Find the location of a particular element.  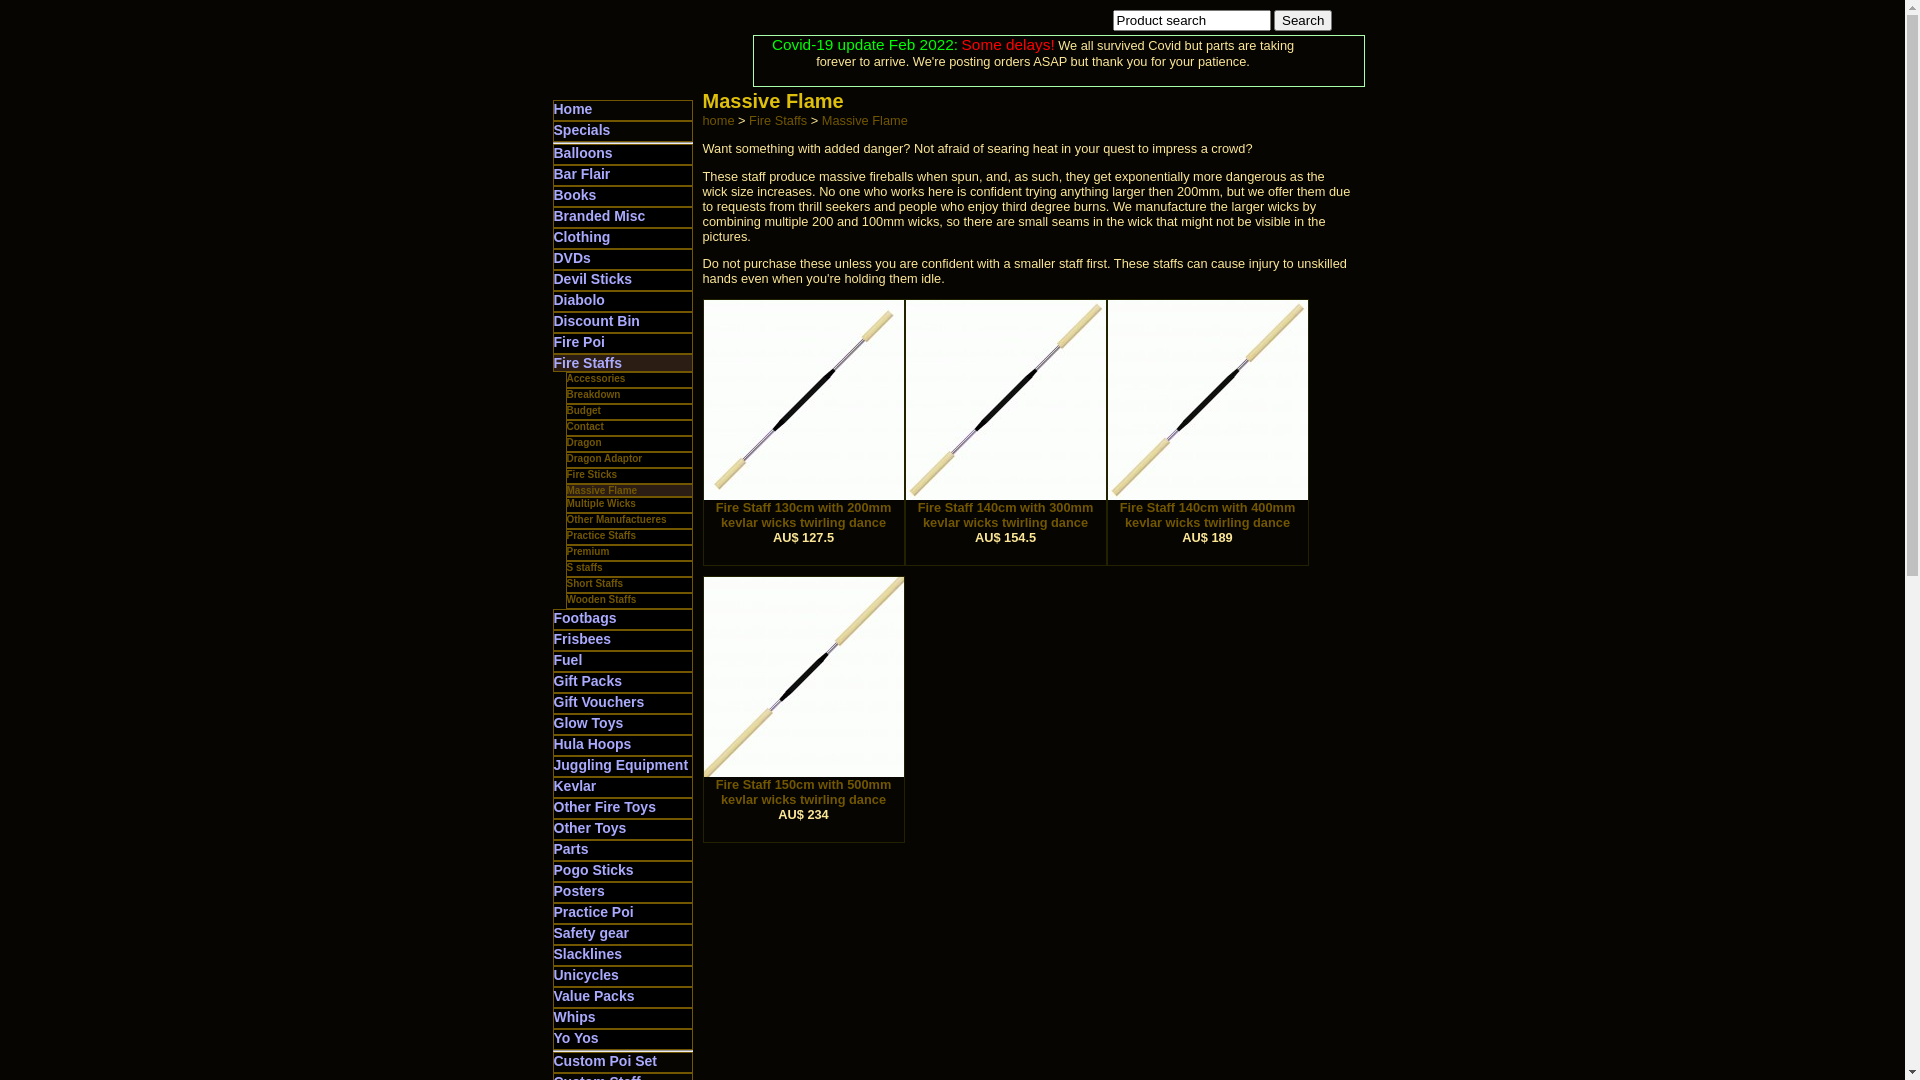

'DVDs' is located at coordinates (571, 257).